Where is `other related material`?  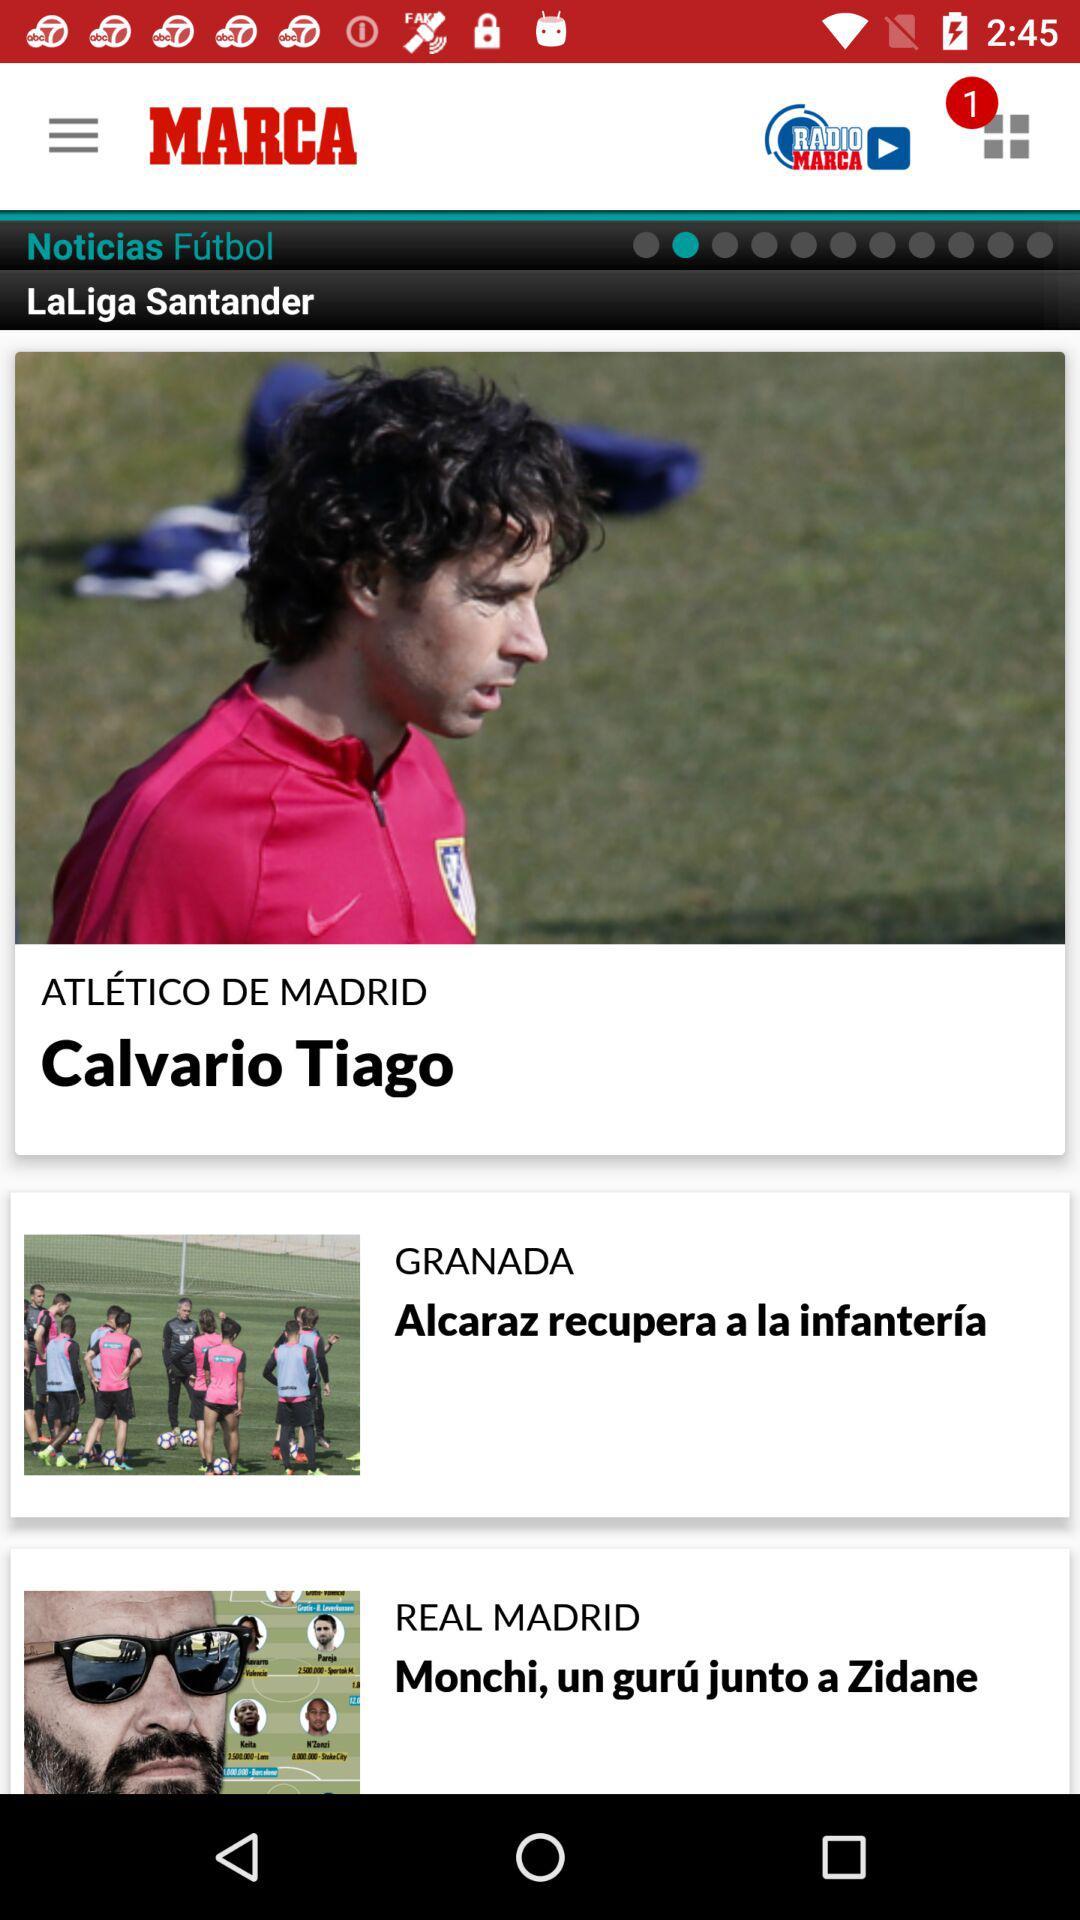
other related material is located at coordinates (1006, 135).